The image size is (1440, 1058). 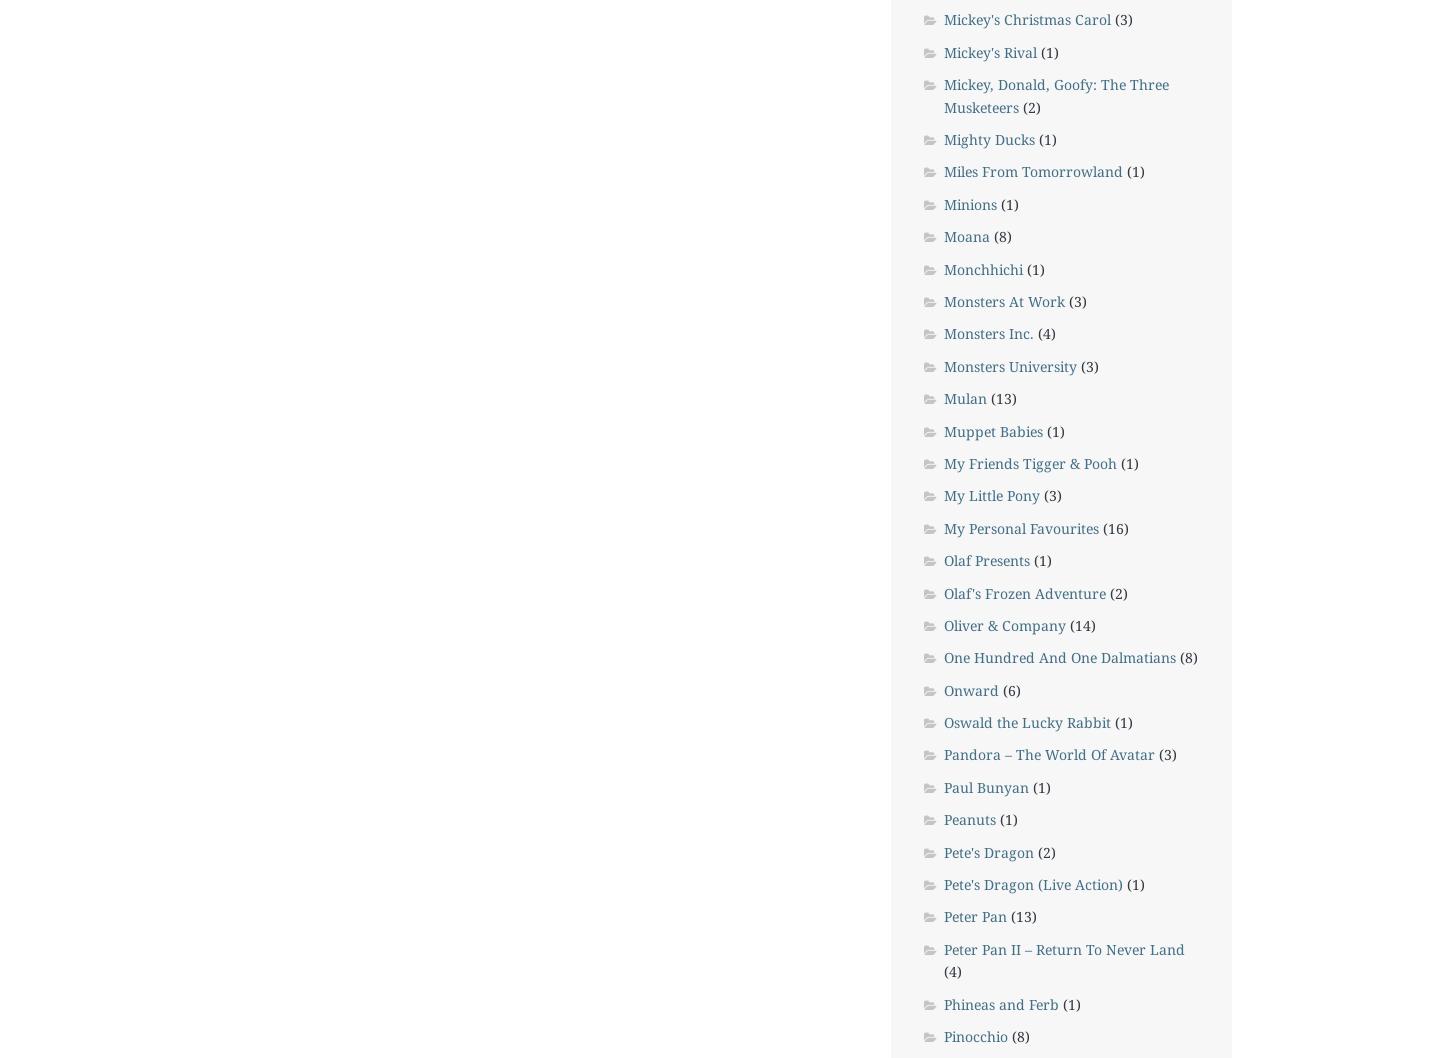 I want to click on 'Minions', so click(x=968, y=203).